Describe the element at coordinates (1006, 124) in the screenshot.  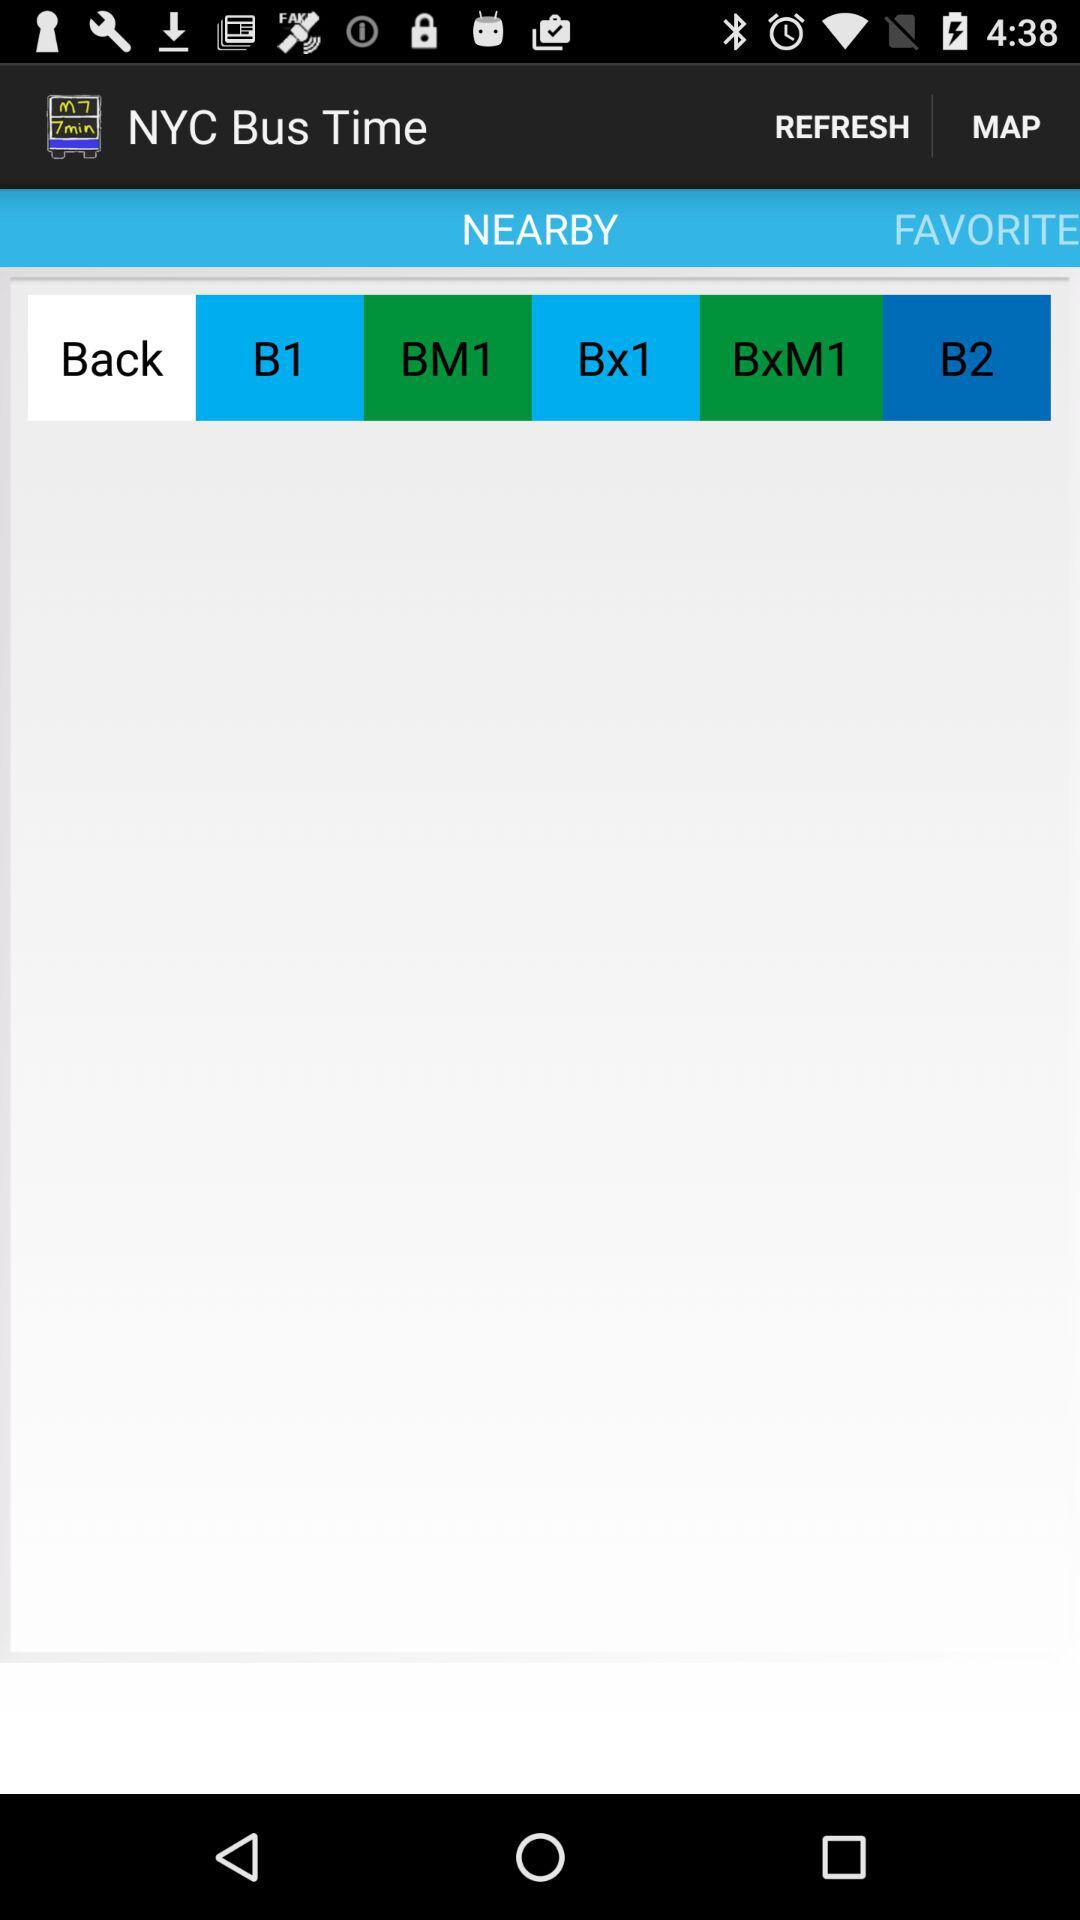
I see `icon to the right of the refresh item` at that location.